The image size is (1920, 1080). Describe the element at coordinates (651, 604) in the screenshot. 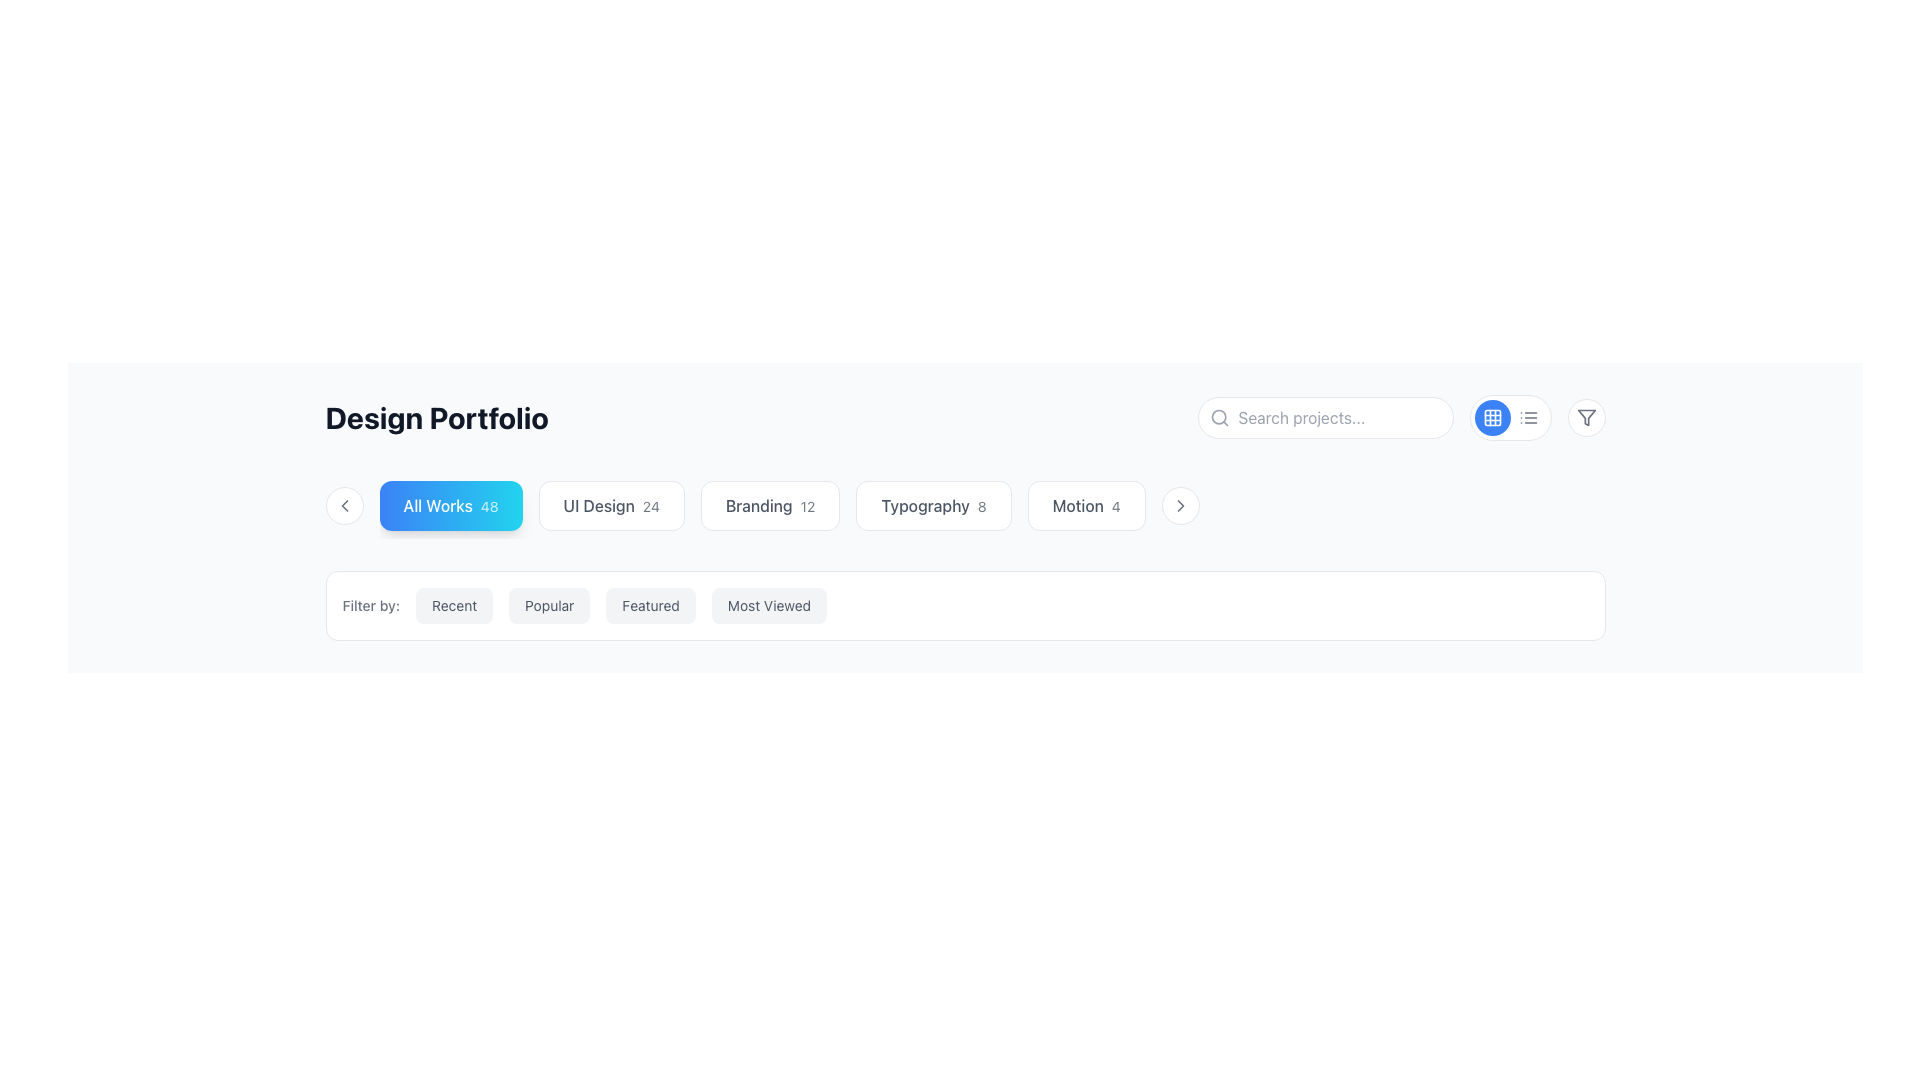

I see `the 'Featured' button, which is a rectangular button with rounded corners and a light gray background` at that location.